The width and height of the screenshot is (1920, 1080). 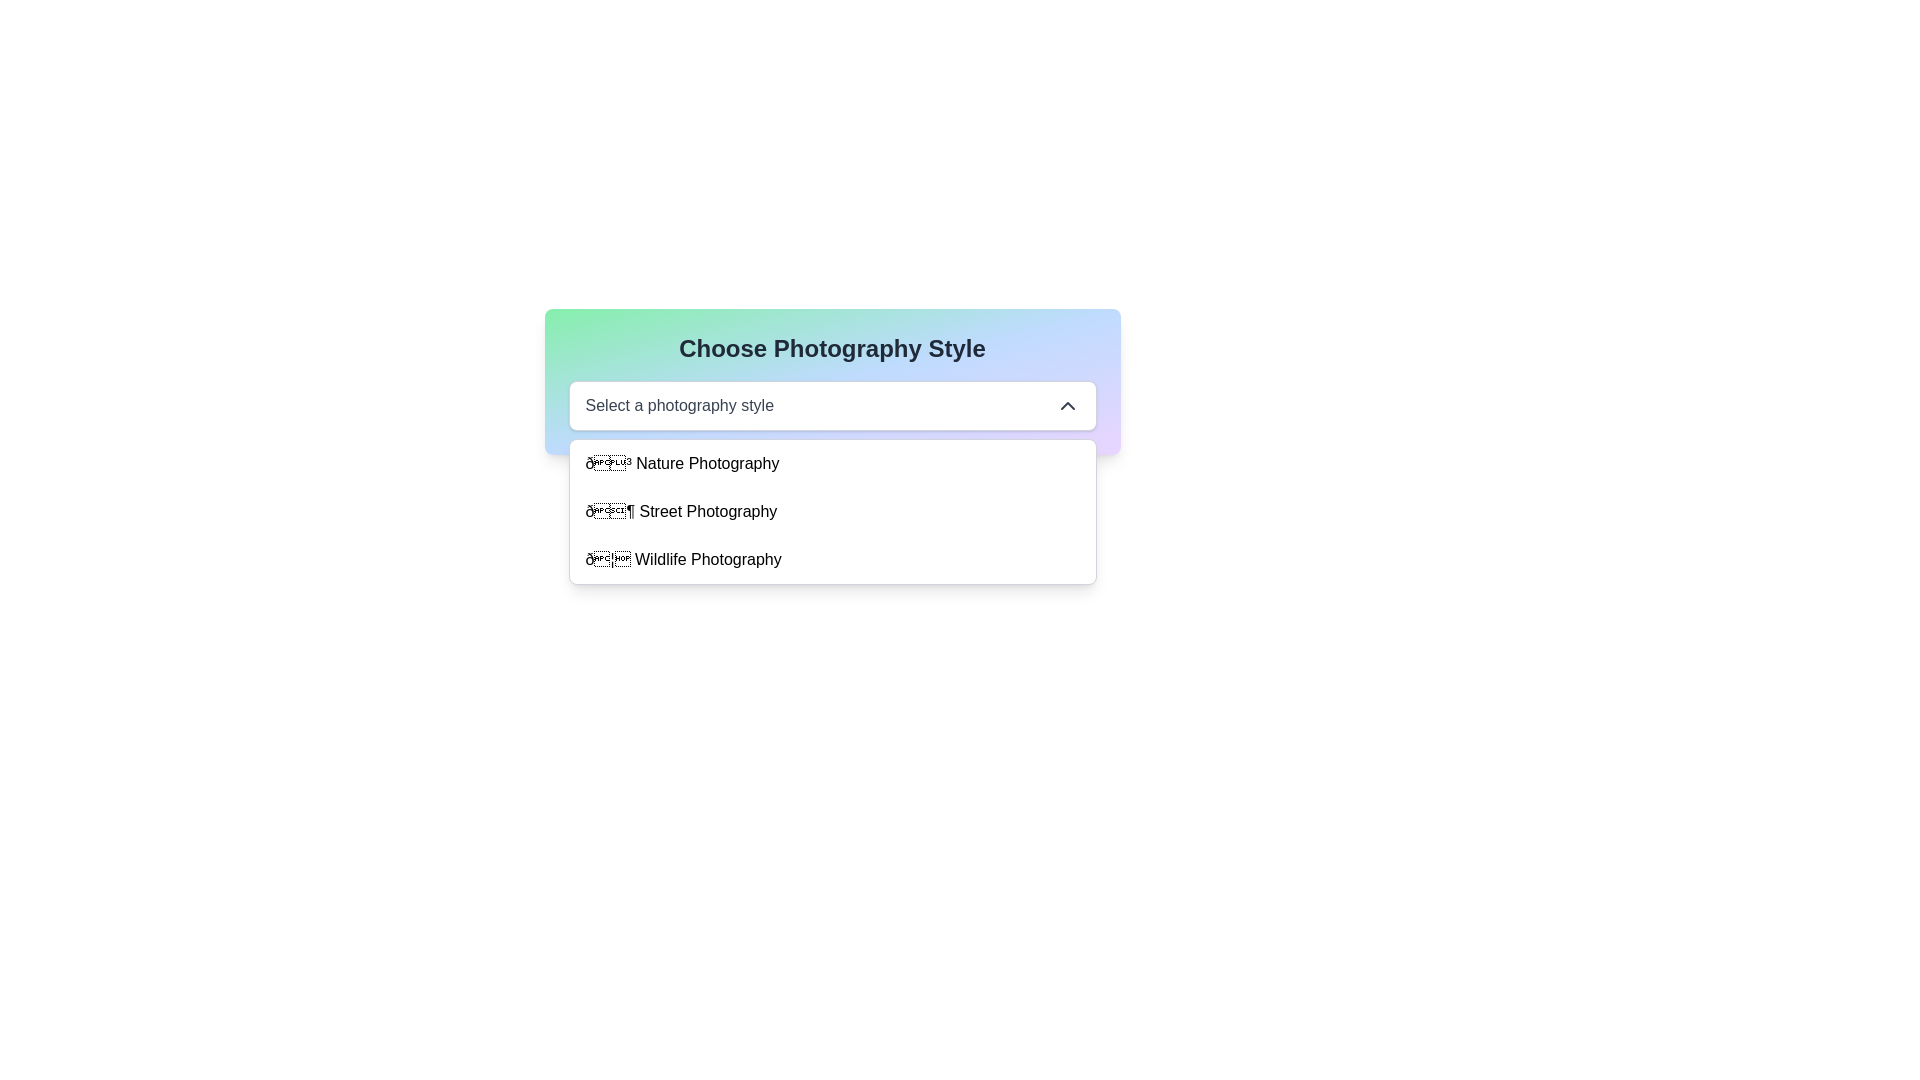 What do you see at coordinates (681, 511) in the screenshot?
I see `the selectable list item reading '🚶 Street Photography'` at bounding box center [681, 511].